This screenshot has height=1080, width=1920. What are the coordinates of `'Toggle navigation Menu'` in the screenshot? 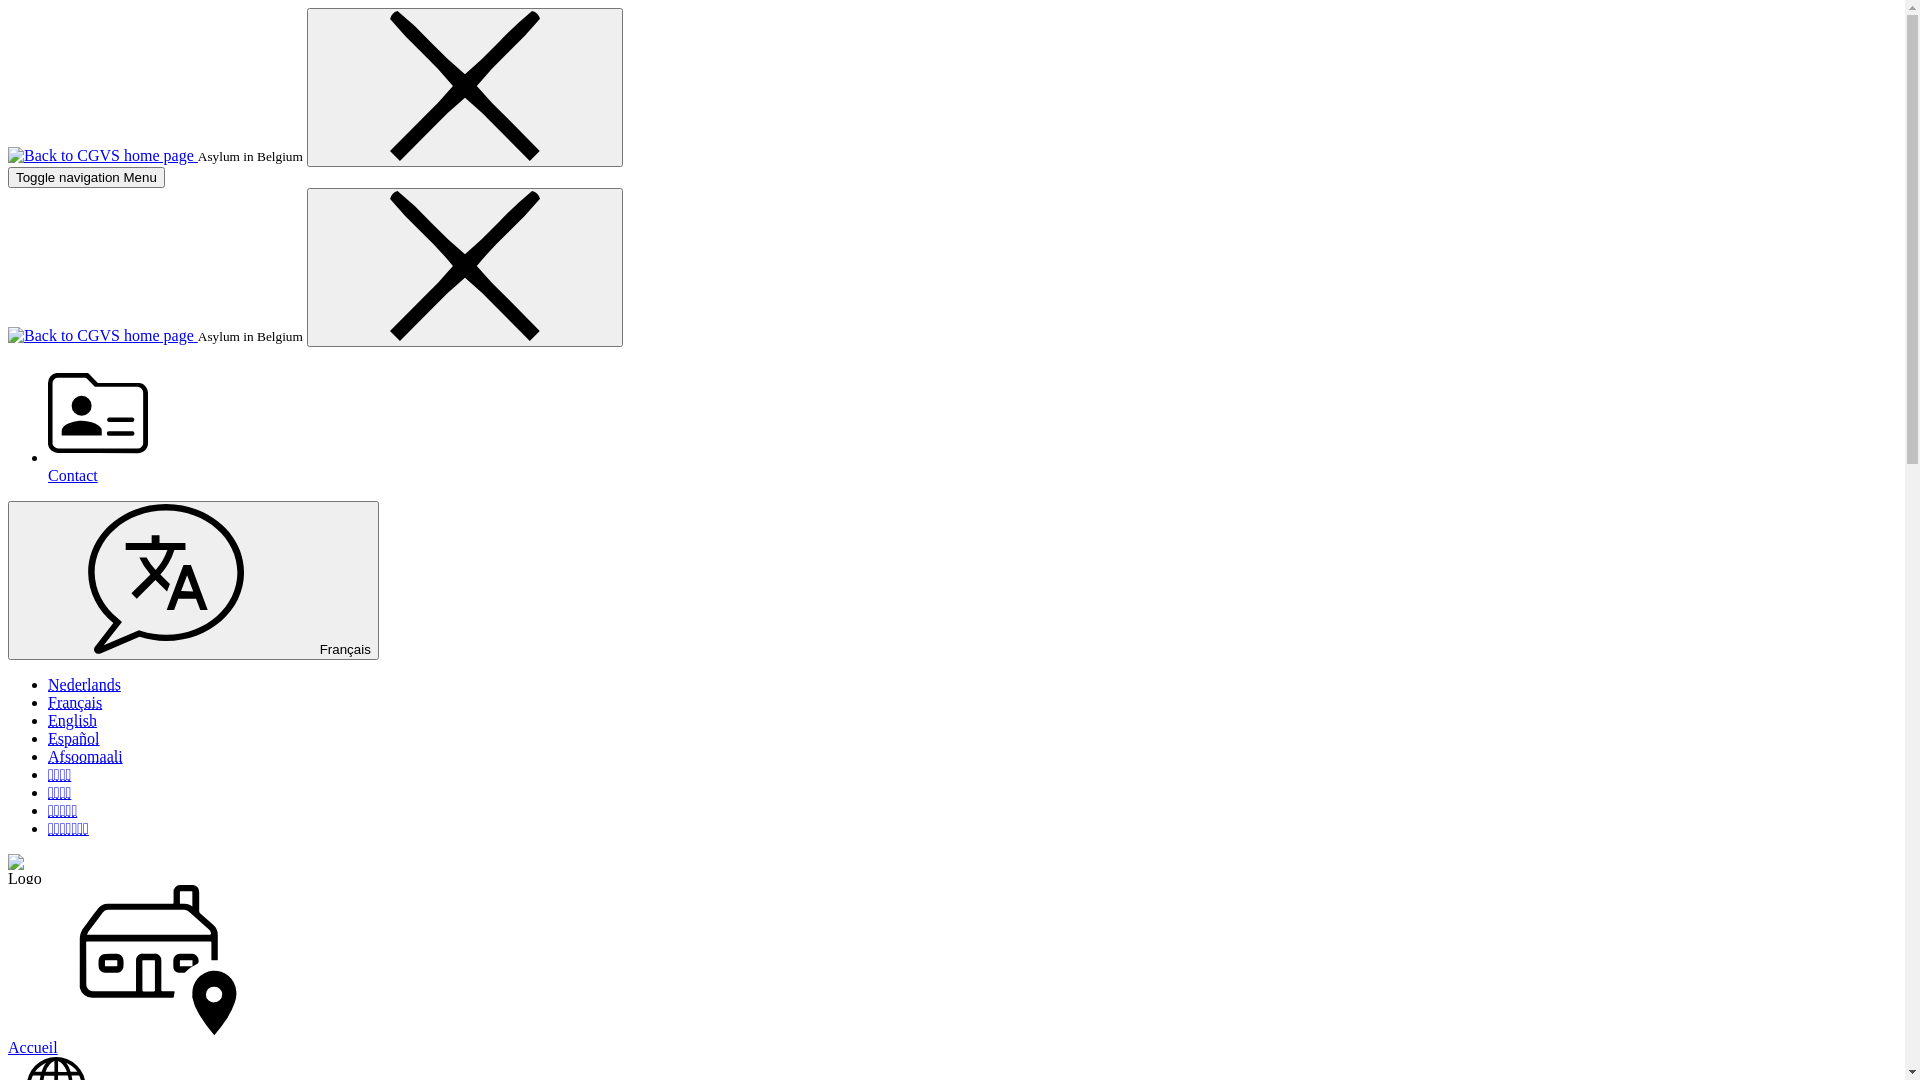 It's located at (8, 176).